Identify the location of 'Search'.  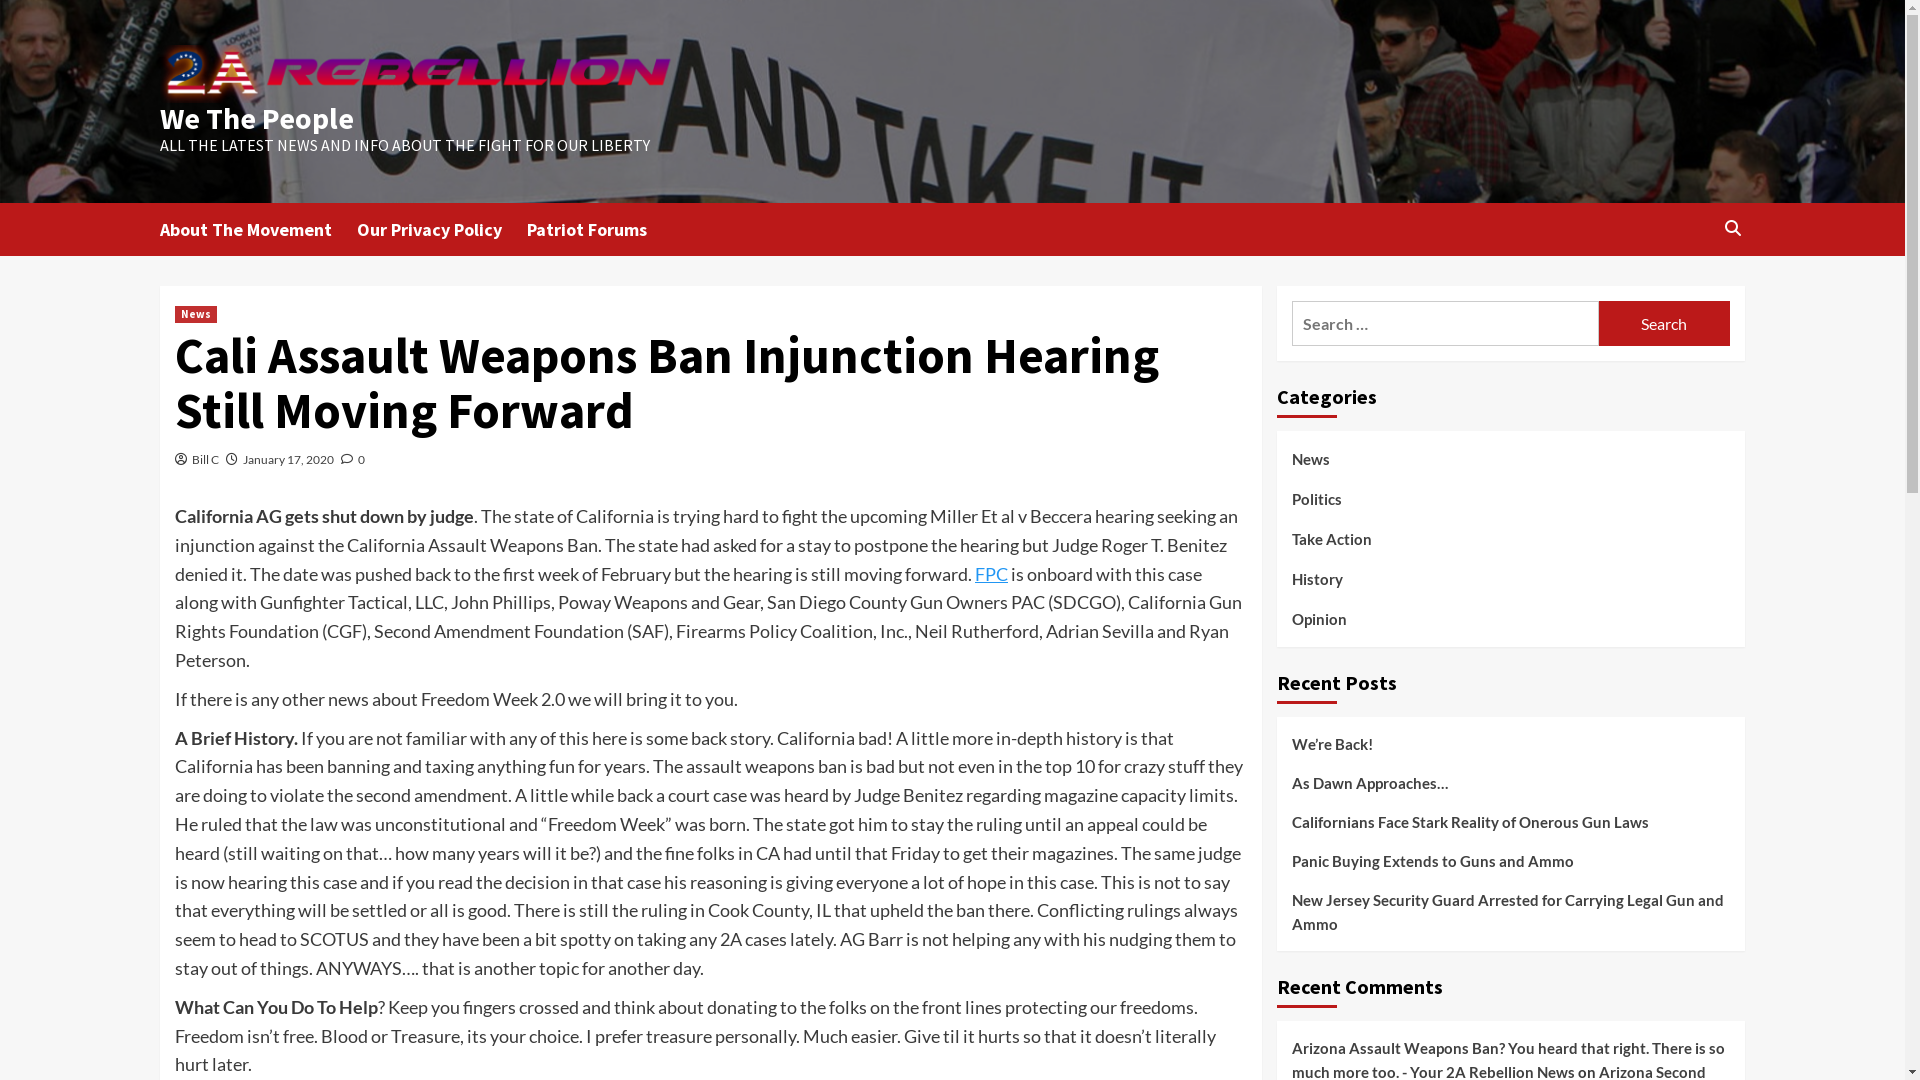
(1641, 290).